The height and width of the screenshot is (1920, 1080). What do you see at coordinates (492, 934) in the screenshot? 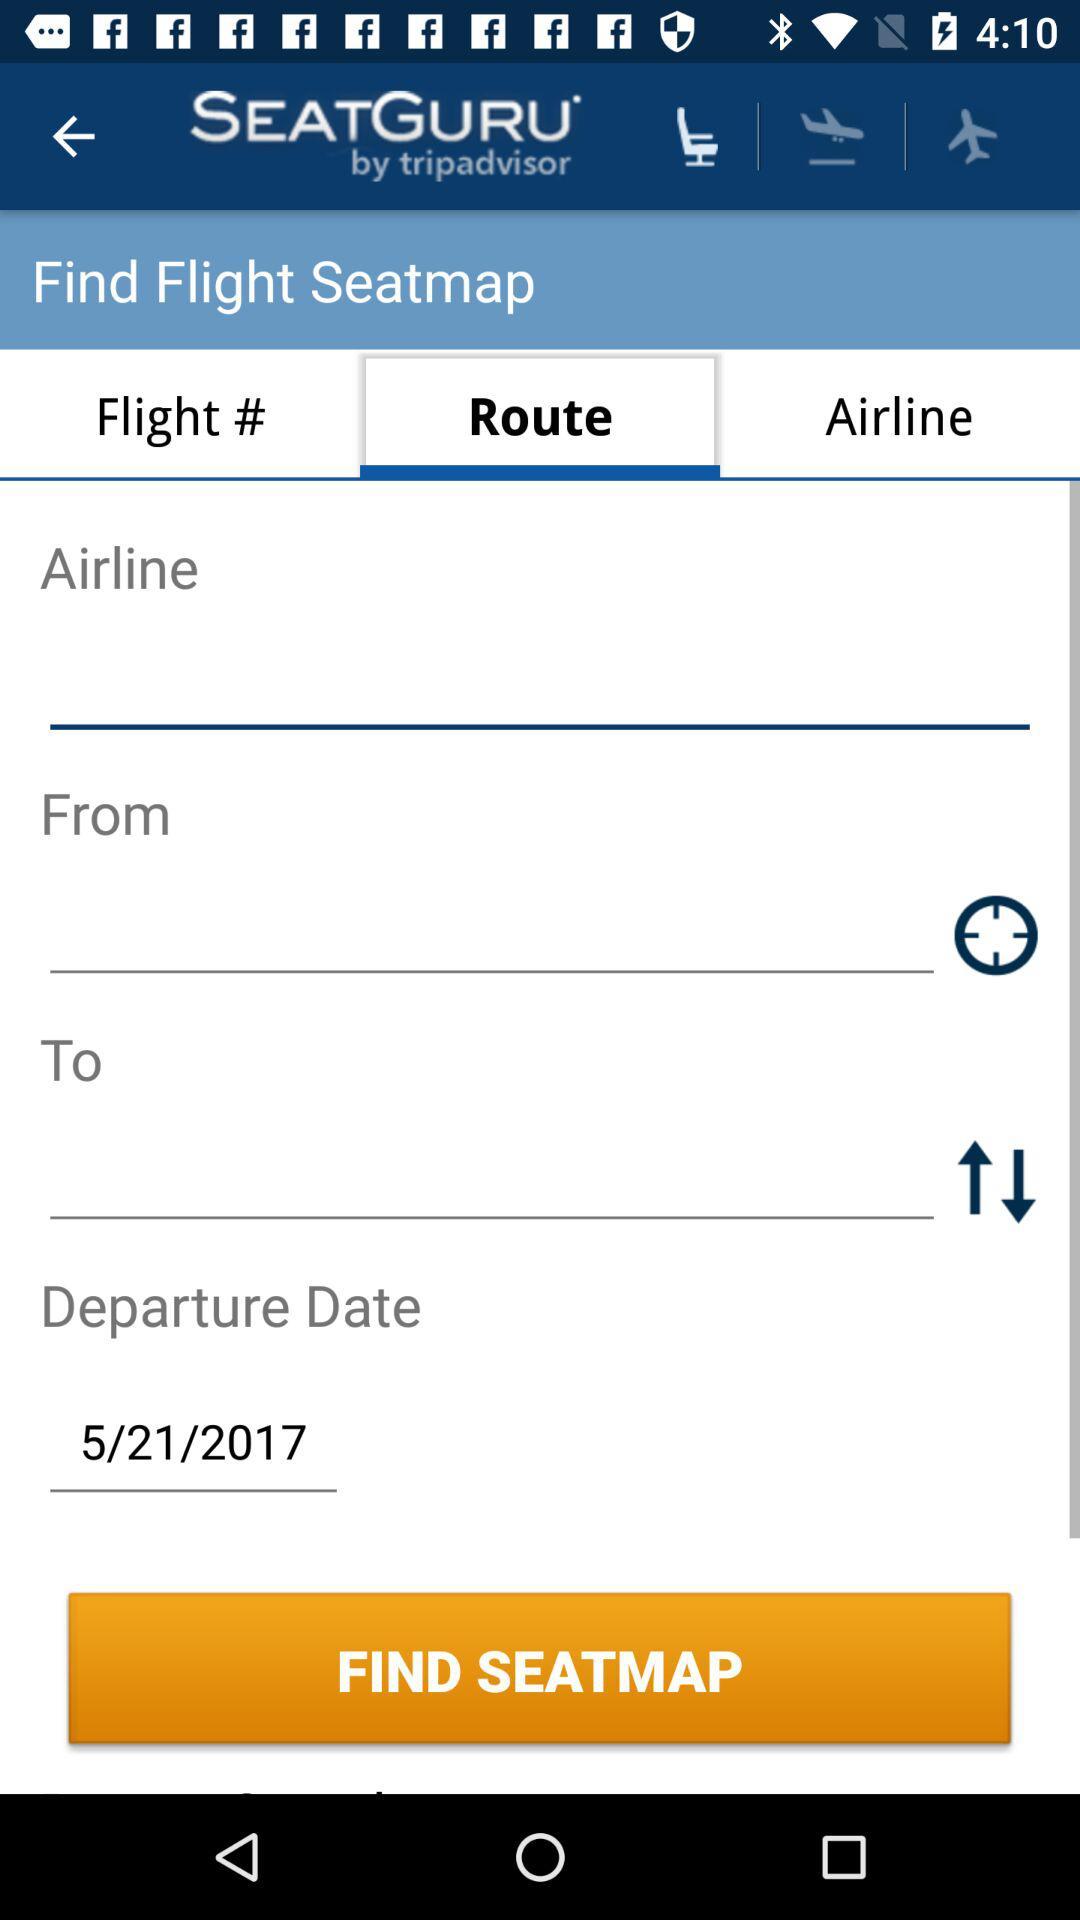
I see `airport code` at bounding box center [492, 934].